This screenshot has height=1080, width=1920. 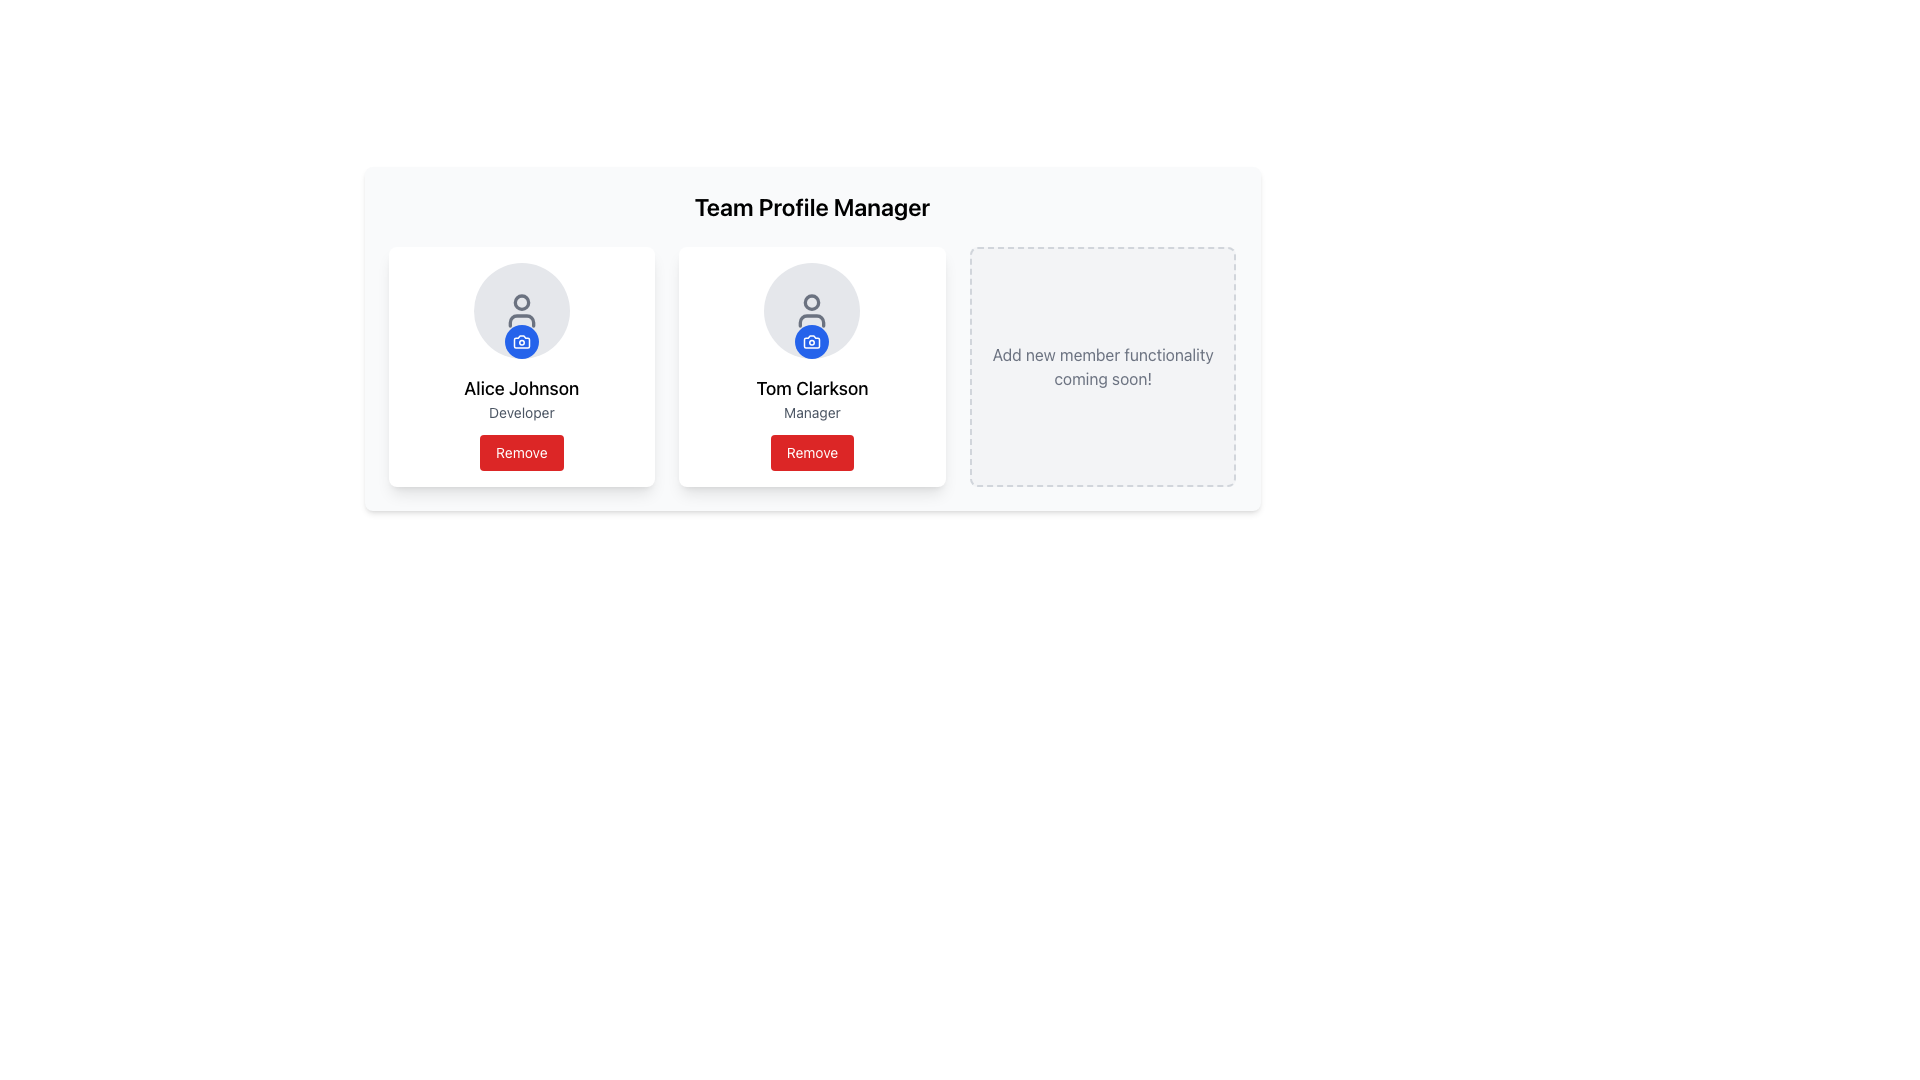 I want to click on the static label that describes the user's role as 'Developer', located beneath 'Alice Johnson' and above the 'Remove' button in the first user card, so click(x=521, y=411).